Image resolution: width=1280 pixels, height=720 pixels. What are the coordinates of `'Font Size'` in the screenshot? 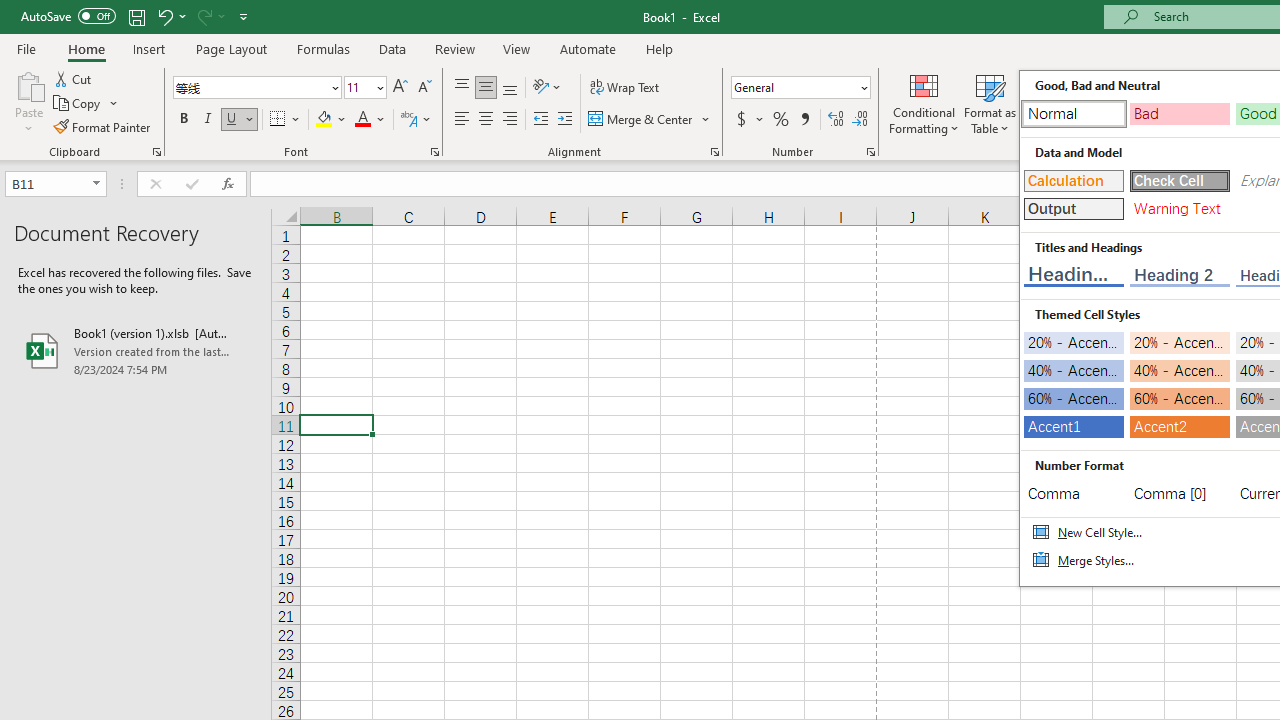 It's located at (359, 86).